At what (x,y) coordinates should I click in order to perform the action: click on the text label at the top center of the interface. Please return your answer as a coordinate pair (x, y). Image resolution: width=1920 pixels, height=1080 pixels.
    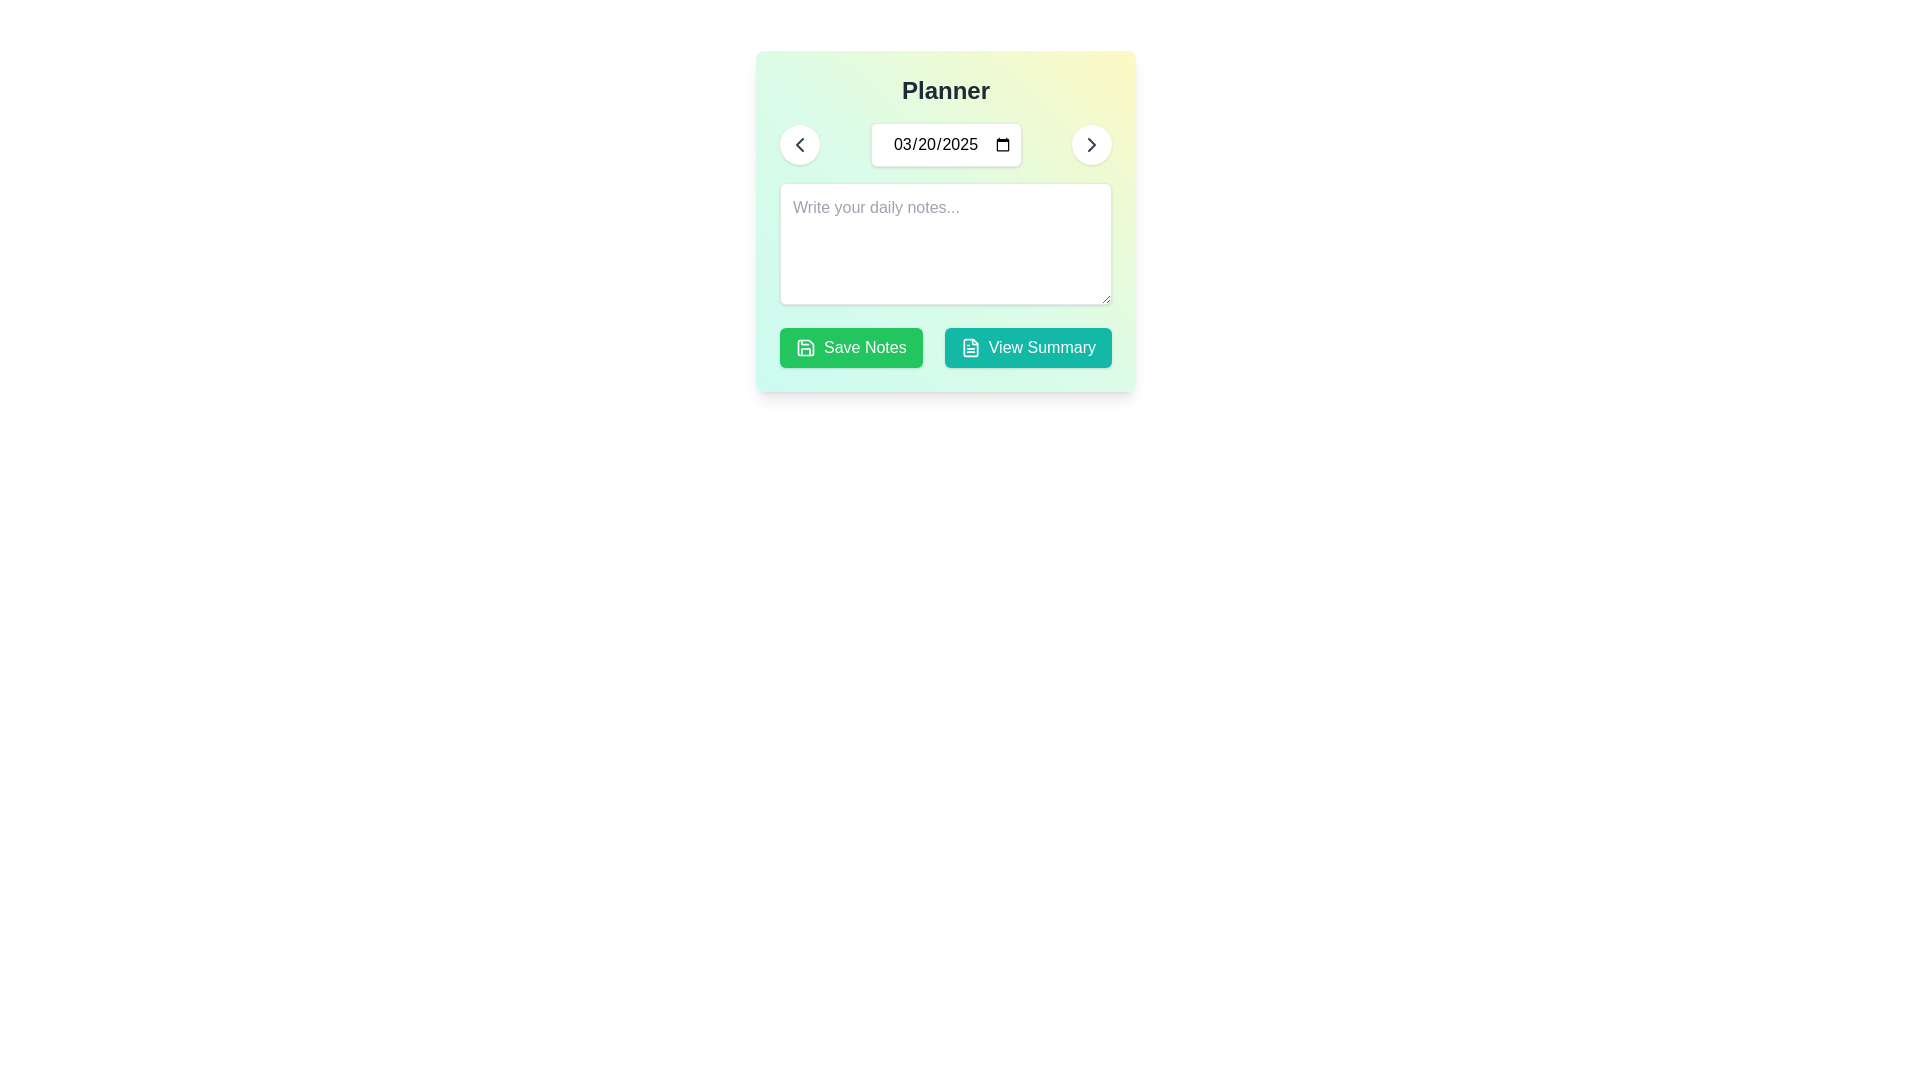
    Looking at the image, I should click on (944, 91).